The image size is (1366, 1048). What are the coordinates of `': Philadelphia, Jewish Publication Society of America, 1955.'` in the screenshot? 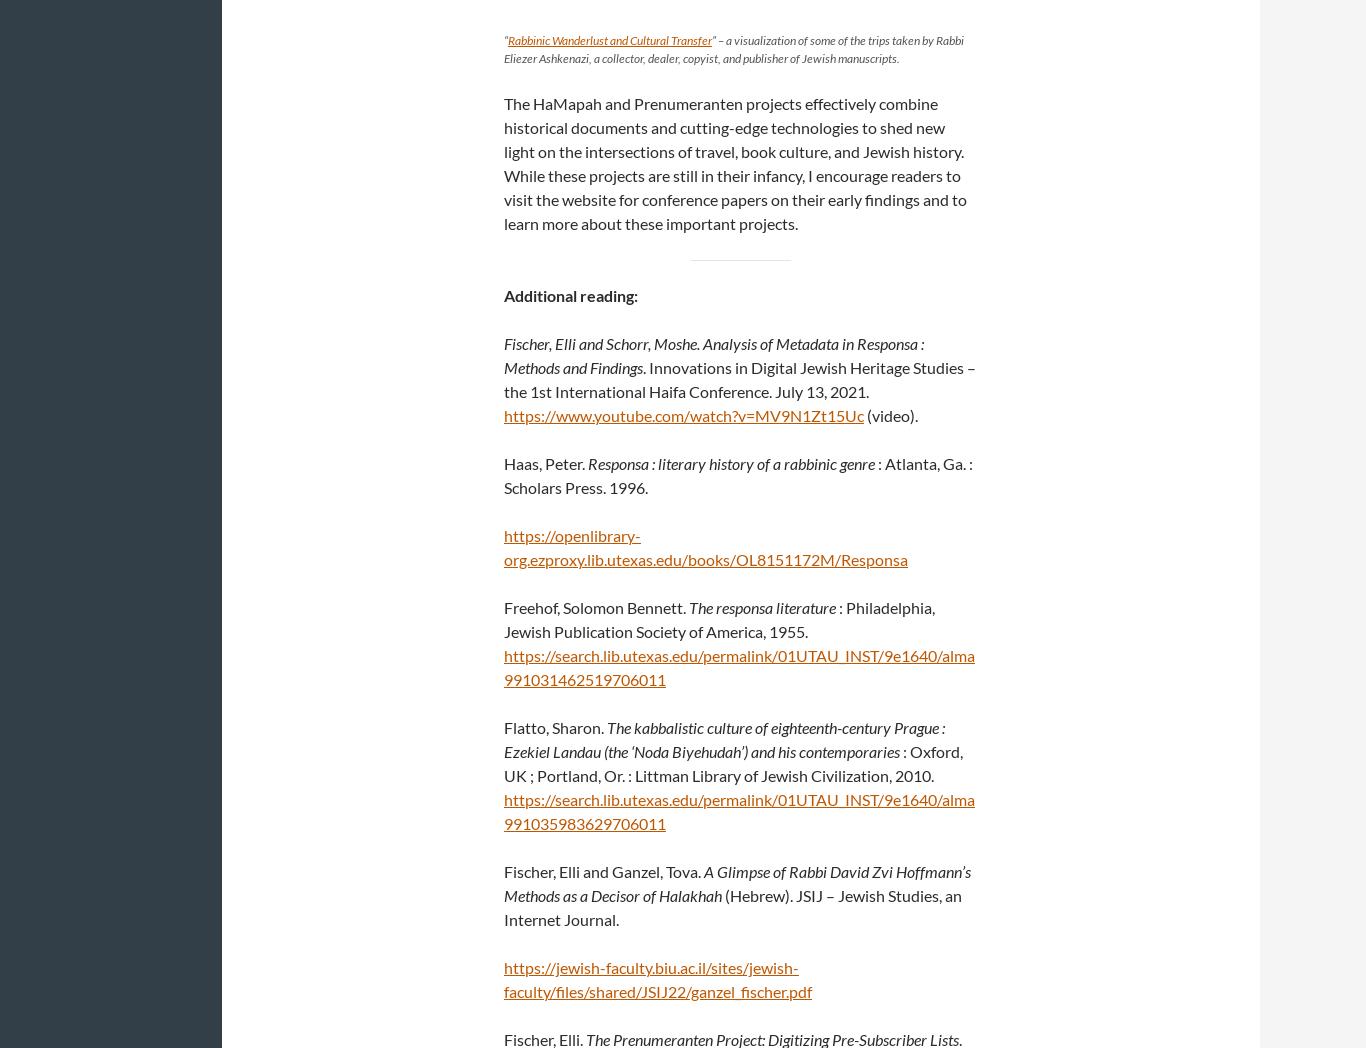 It's located at (719, 618).